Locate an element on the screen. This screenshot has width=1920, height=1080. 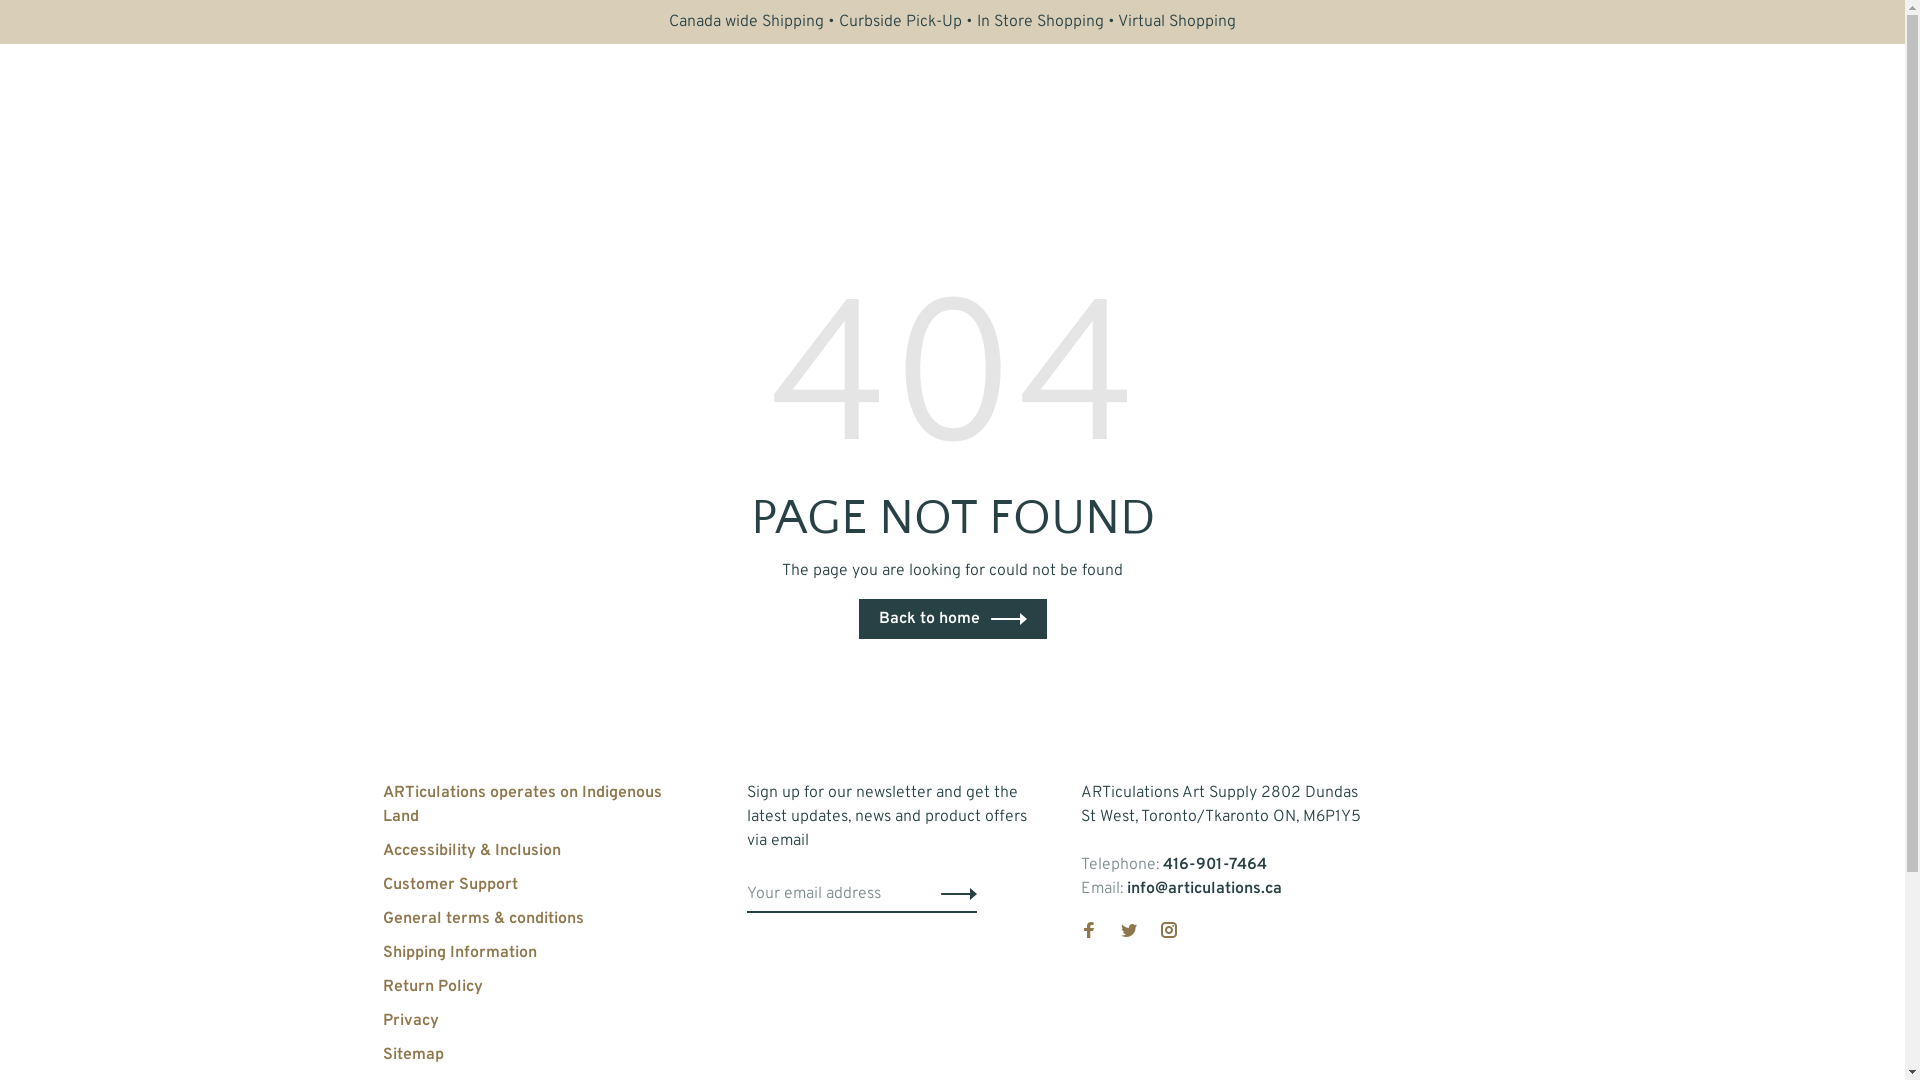
'Subscribe' is located at coordinates (50, 20).